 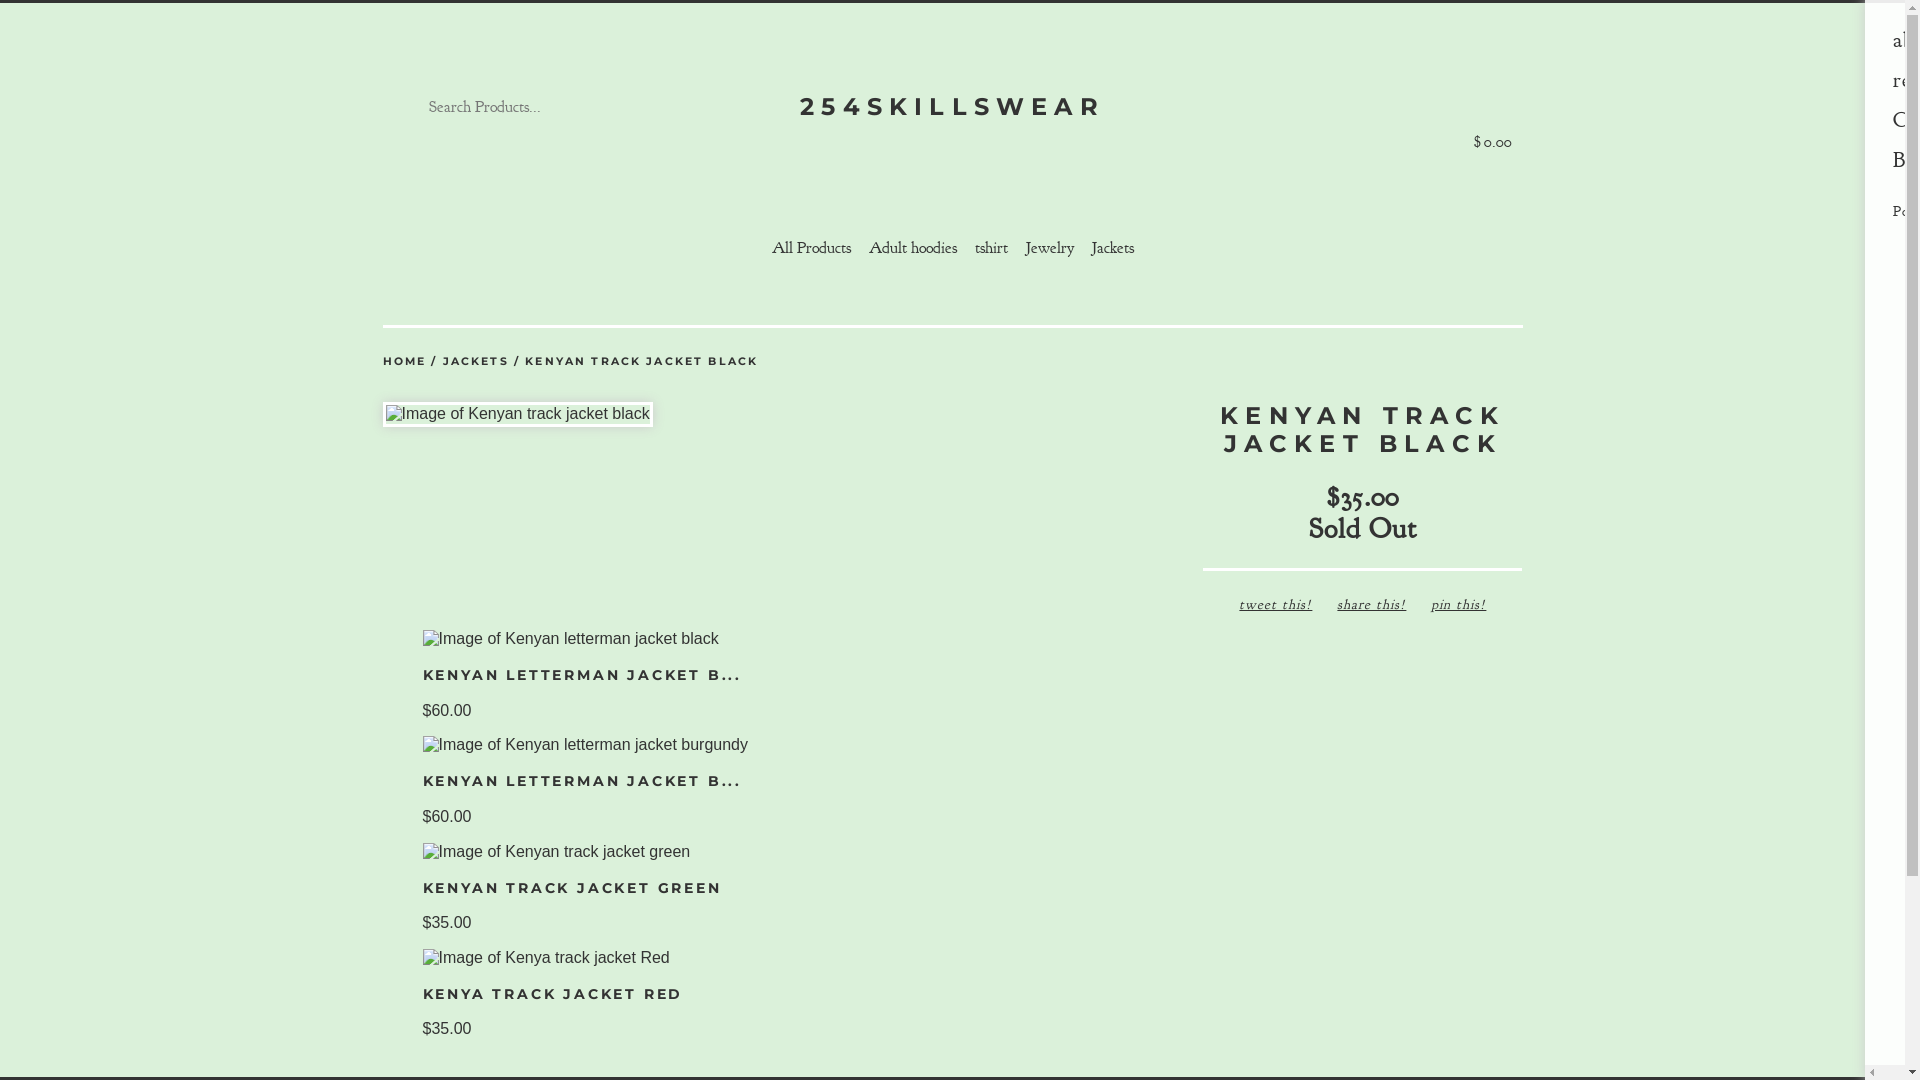 I want to click on 'KENYA TRACK JACKET RED, so click(x=950, y=994).